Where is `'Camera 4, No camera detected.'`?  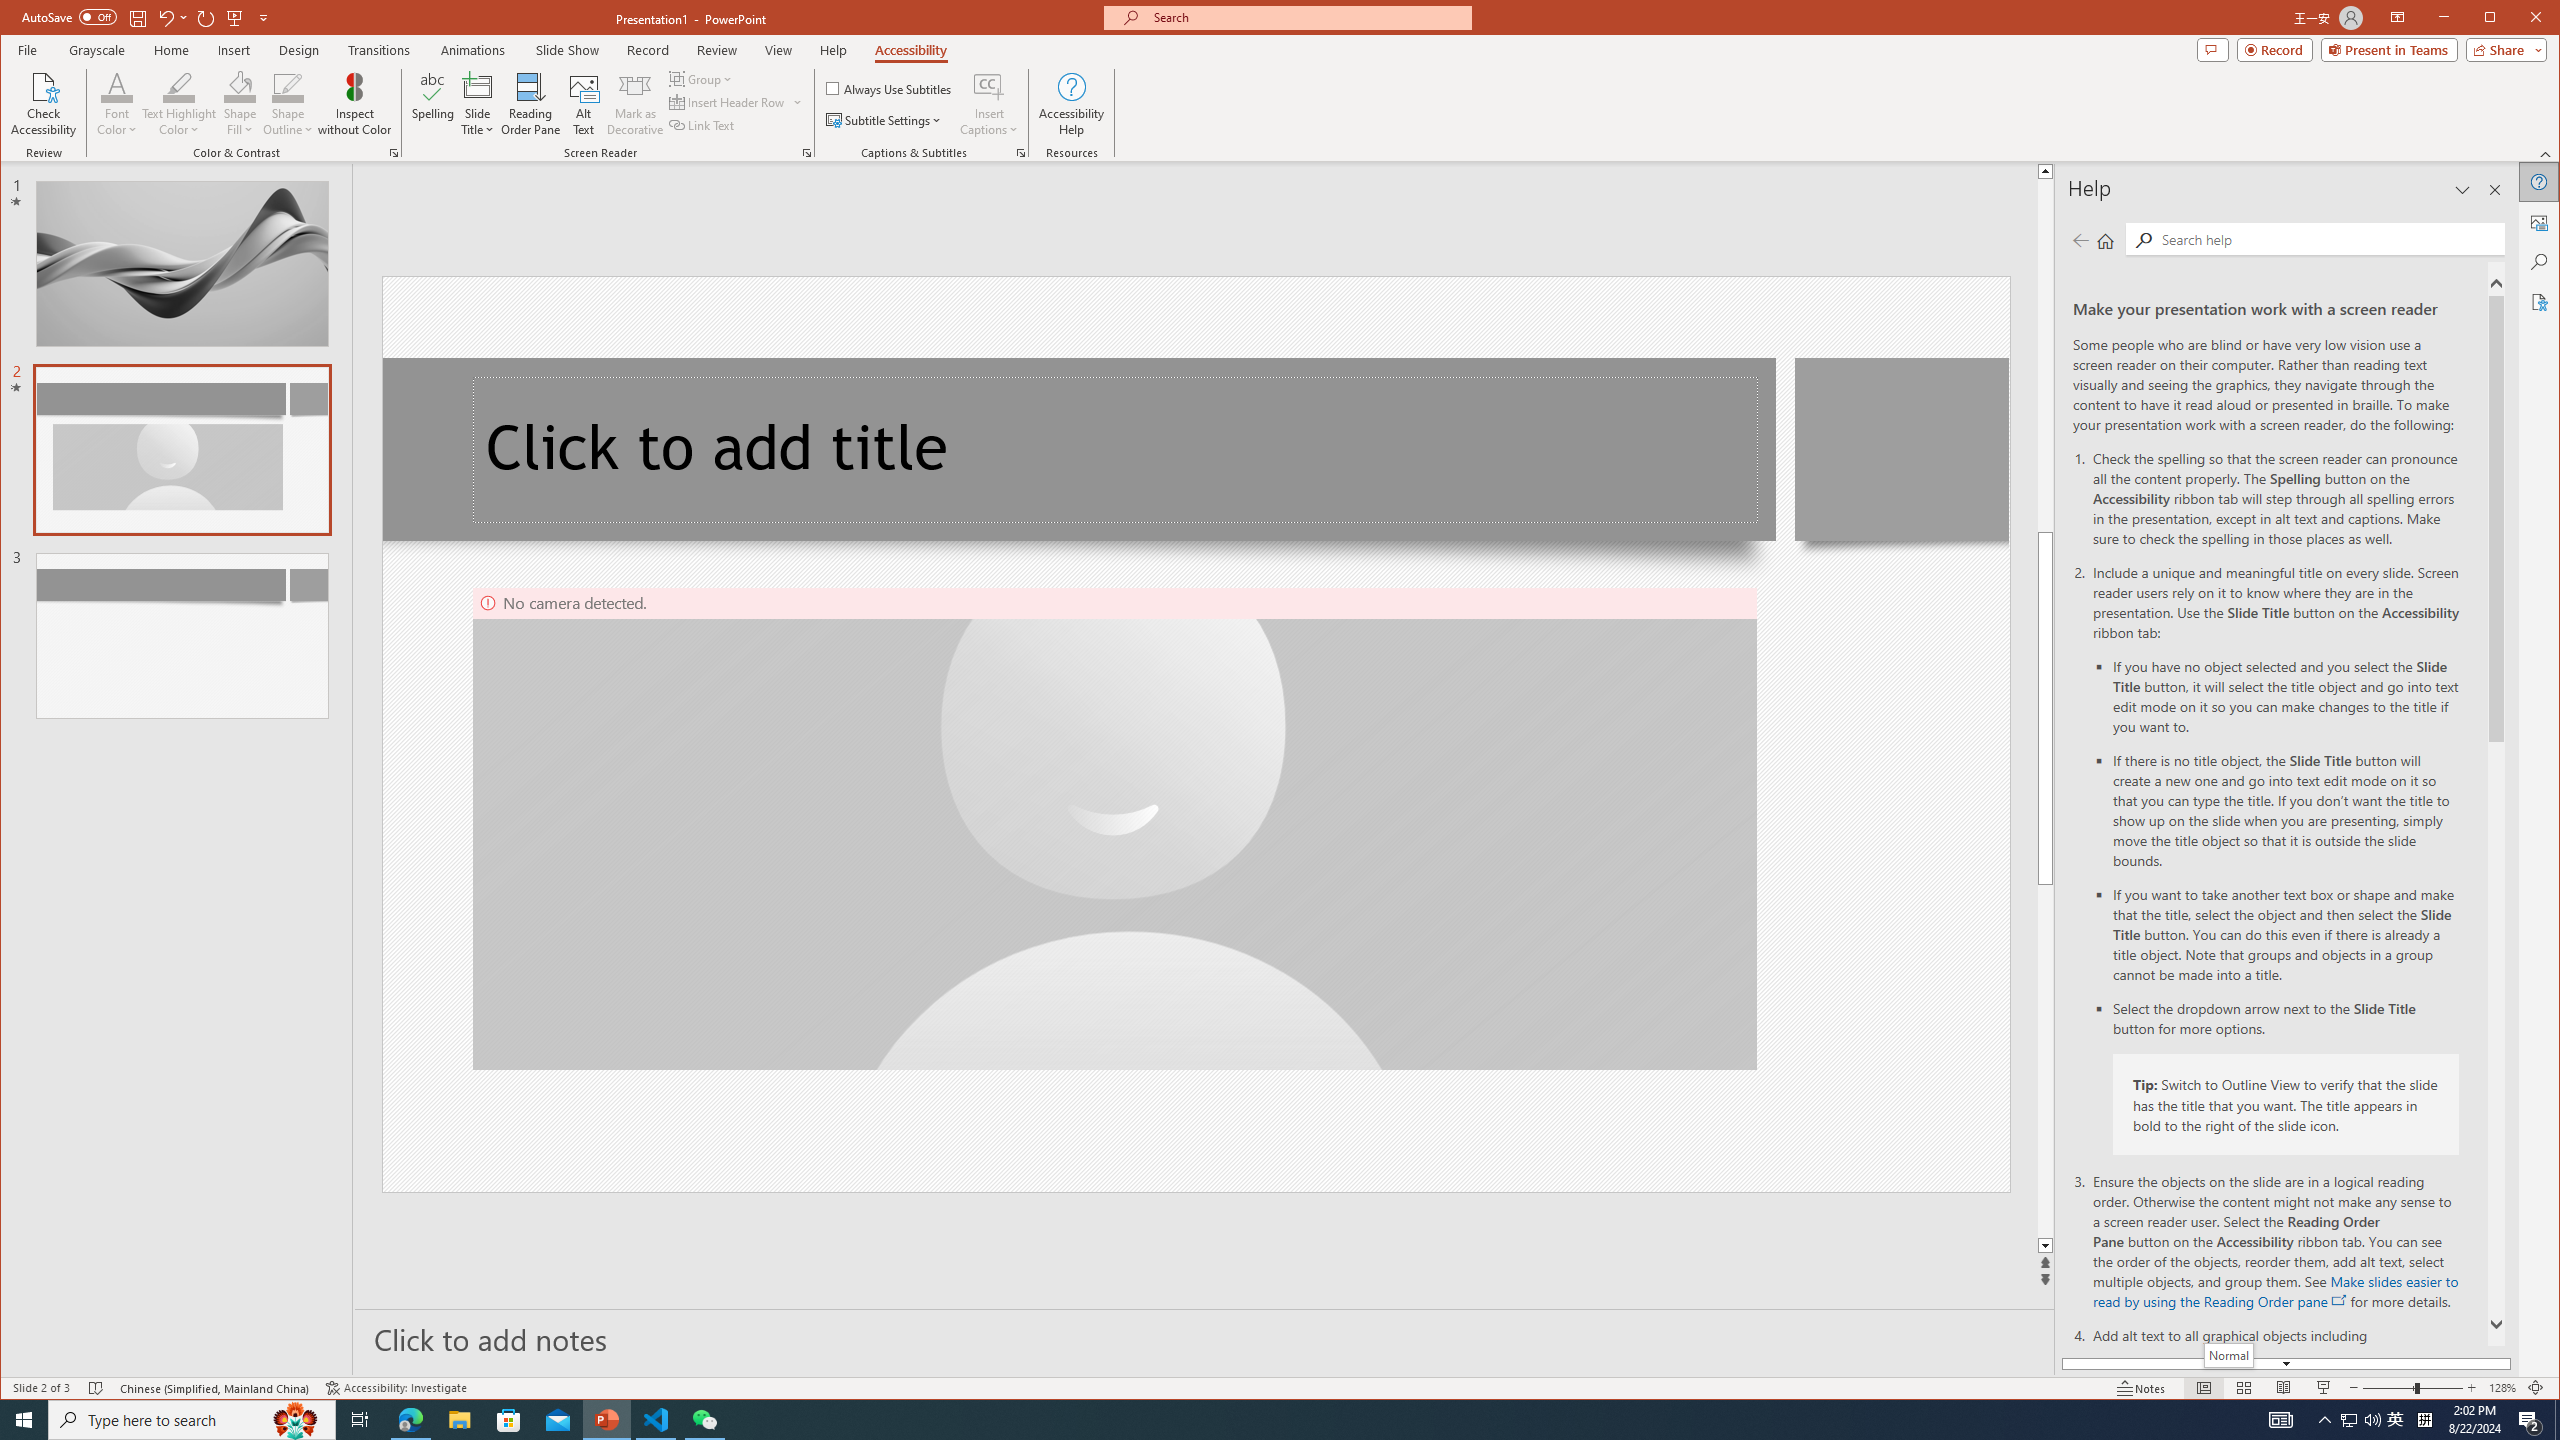 'Camera 4, No camera detected.' is located at coordinates (1113, 827).